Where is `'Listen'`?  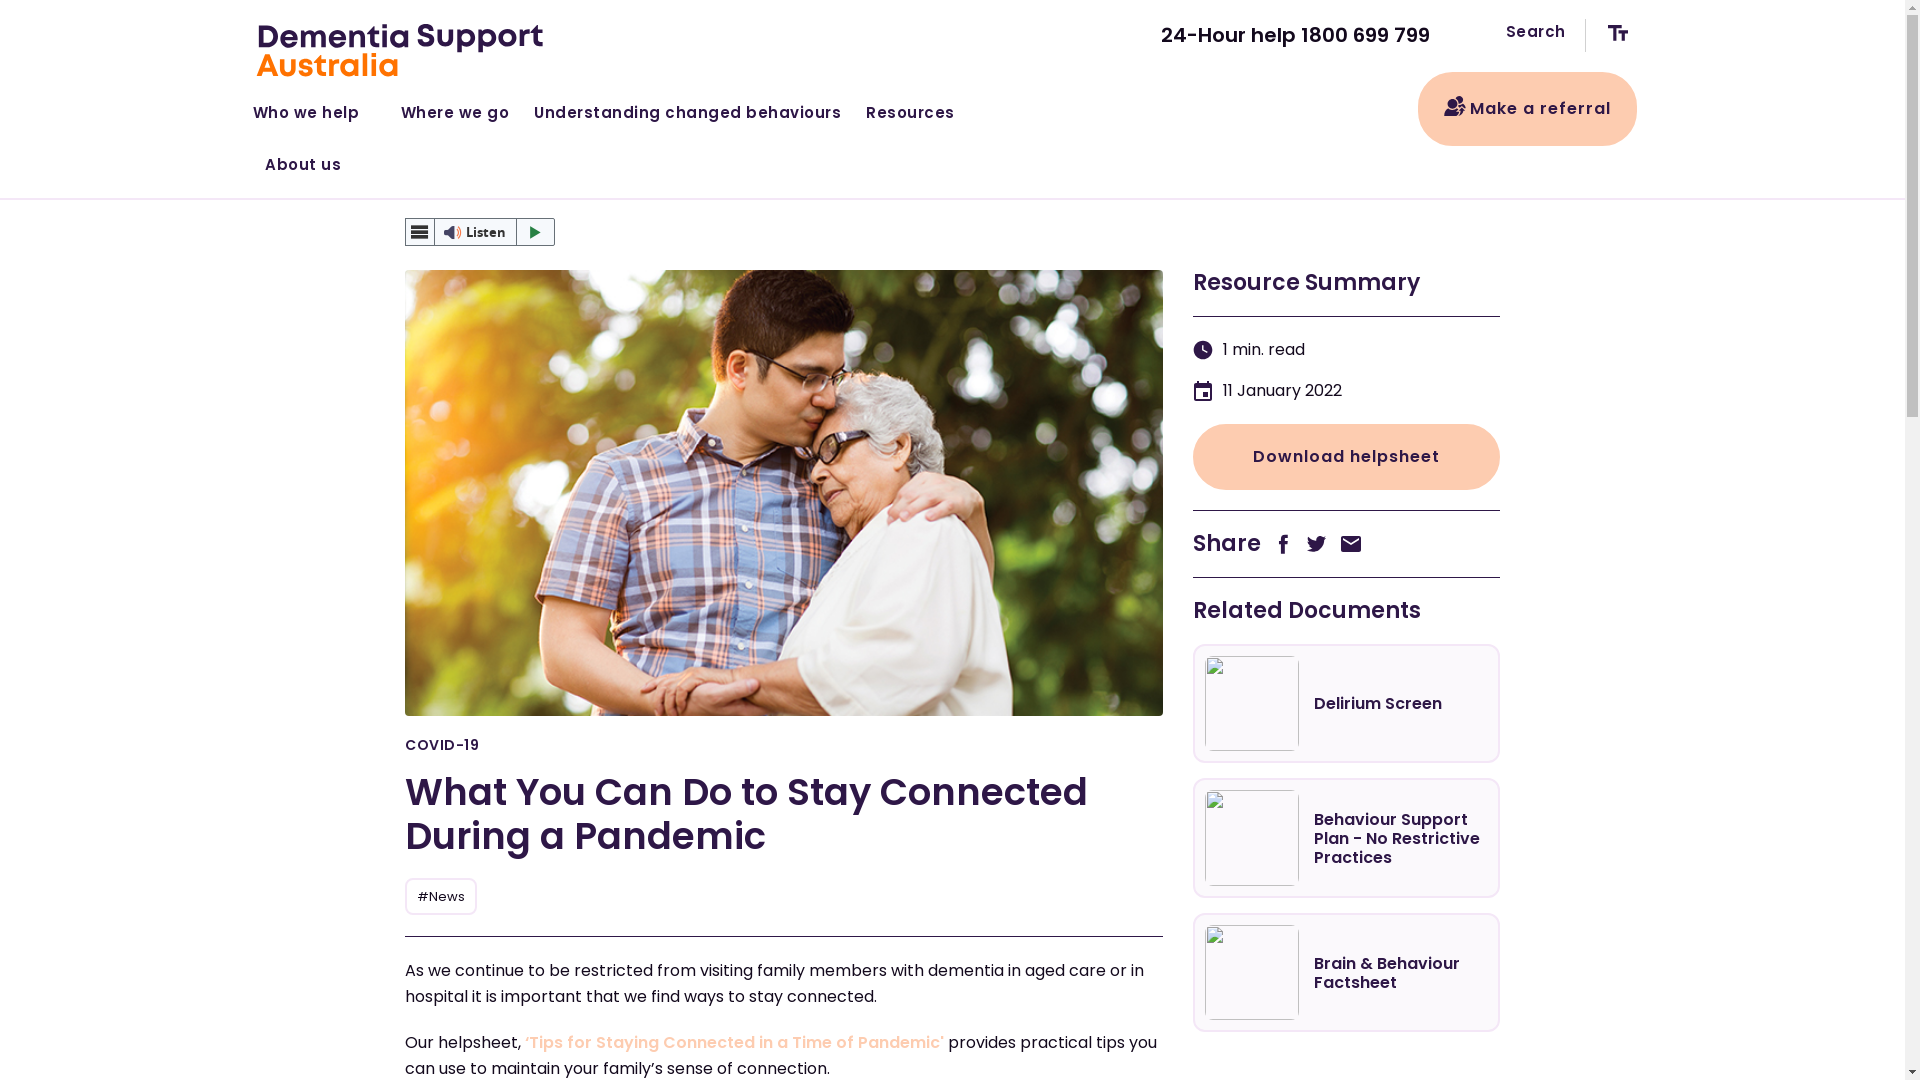 'Listen' is located at coordinates (480, 230).